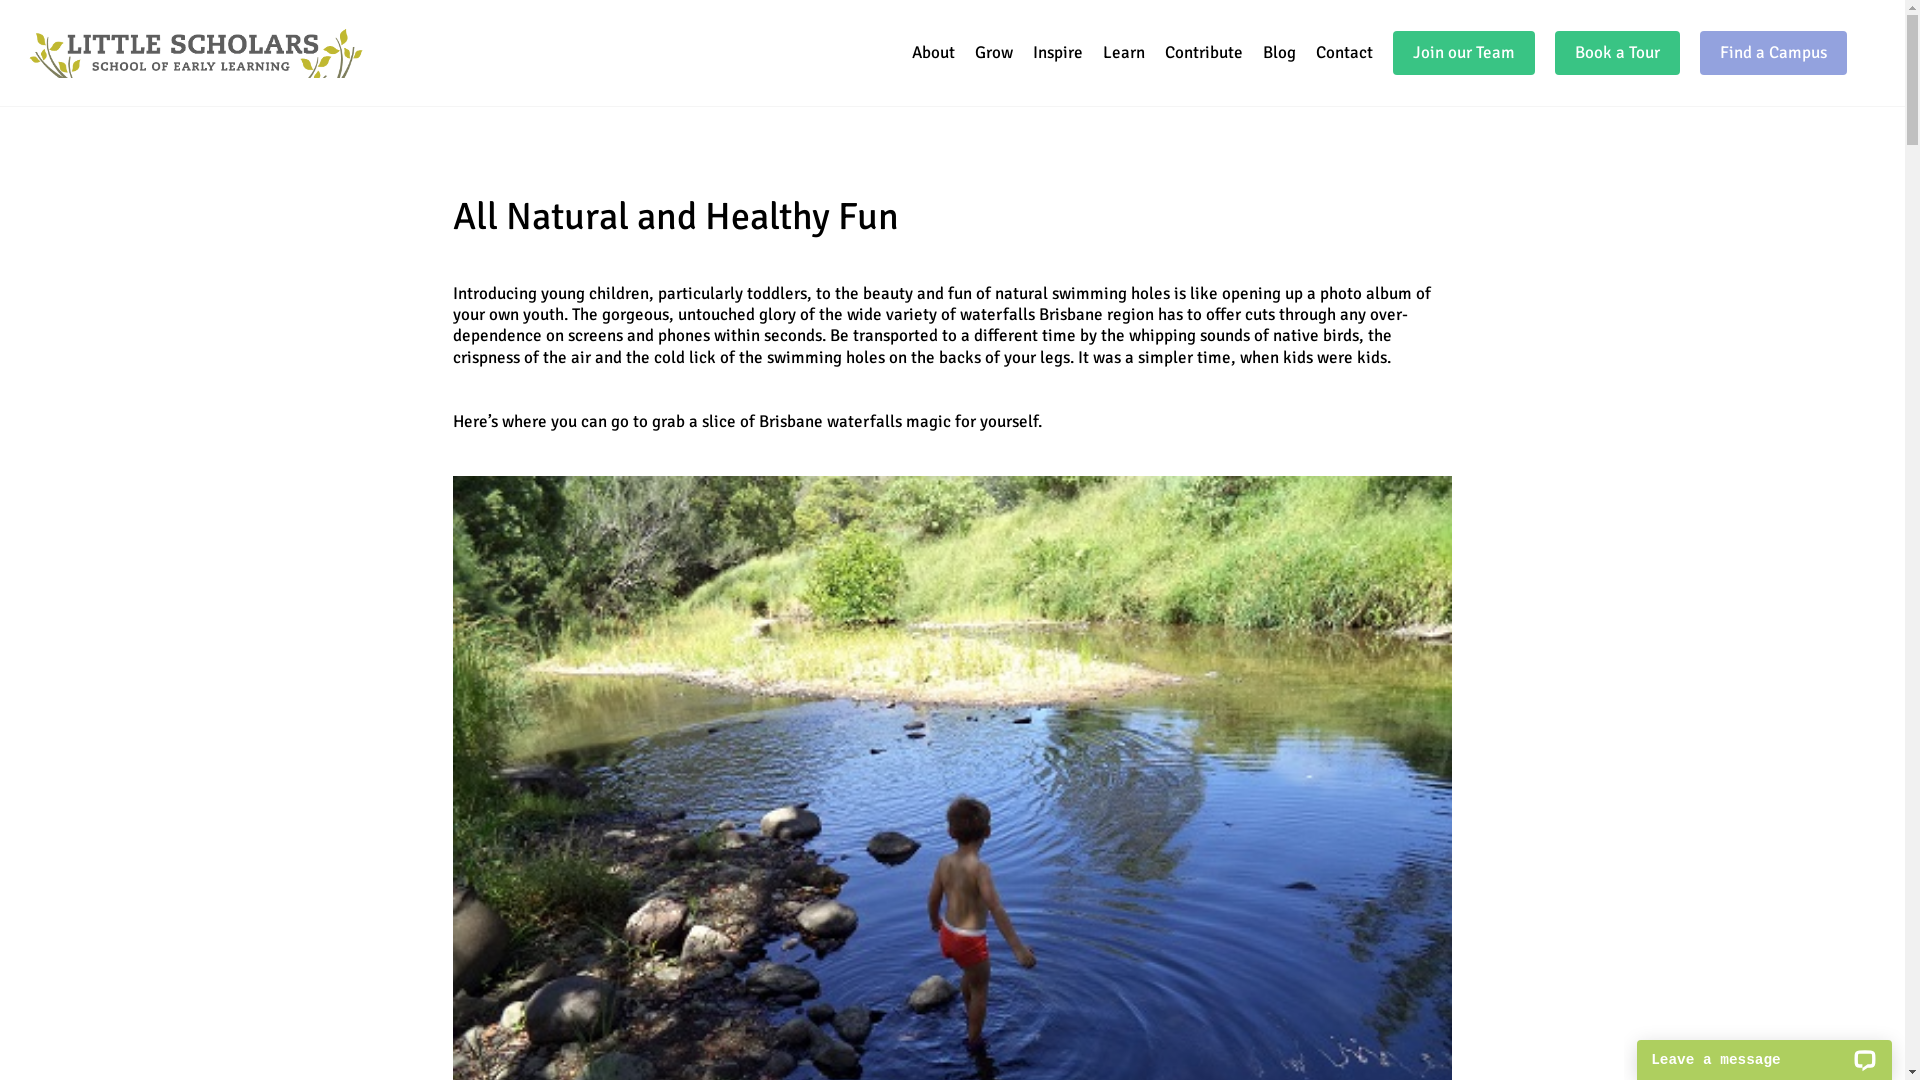 Image resolution: width=1920 pixels, height=1080 pixels. I want to click on 'Contact', so click(1344, 52).